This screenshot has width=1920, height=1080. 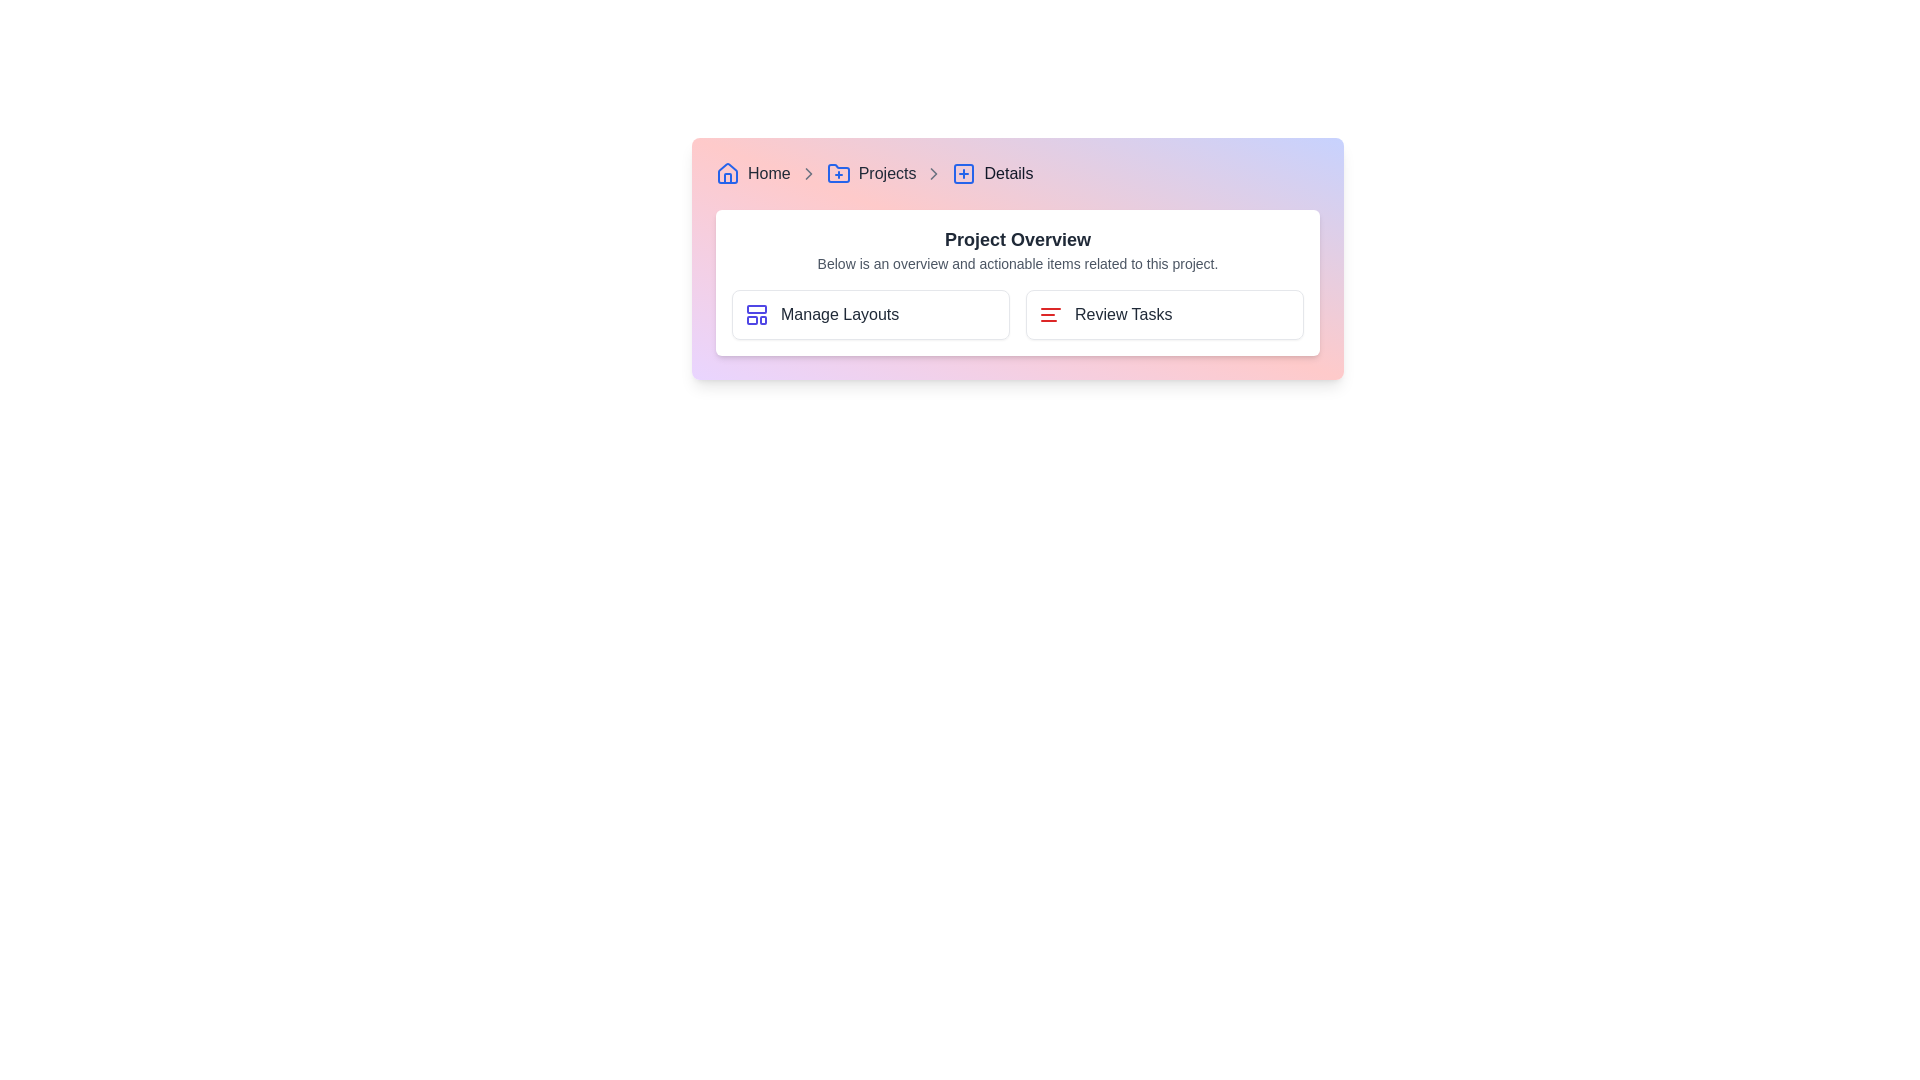 I want to click on the 'Projects' hyperlink text in the breadcrumb navigation bar, so click(x=886, y=172).